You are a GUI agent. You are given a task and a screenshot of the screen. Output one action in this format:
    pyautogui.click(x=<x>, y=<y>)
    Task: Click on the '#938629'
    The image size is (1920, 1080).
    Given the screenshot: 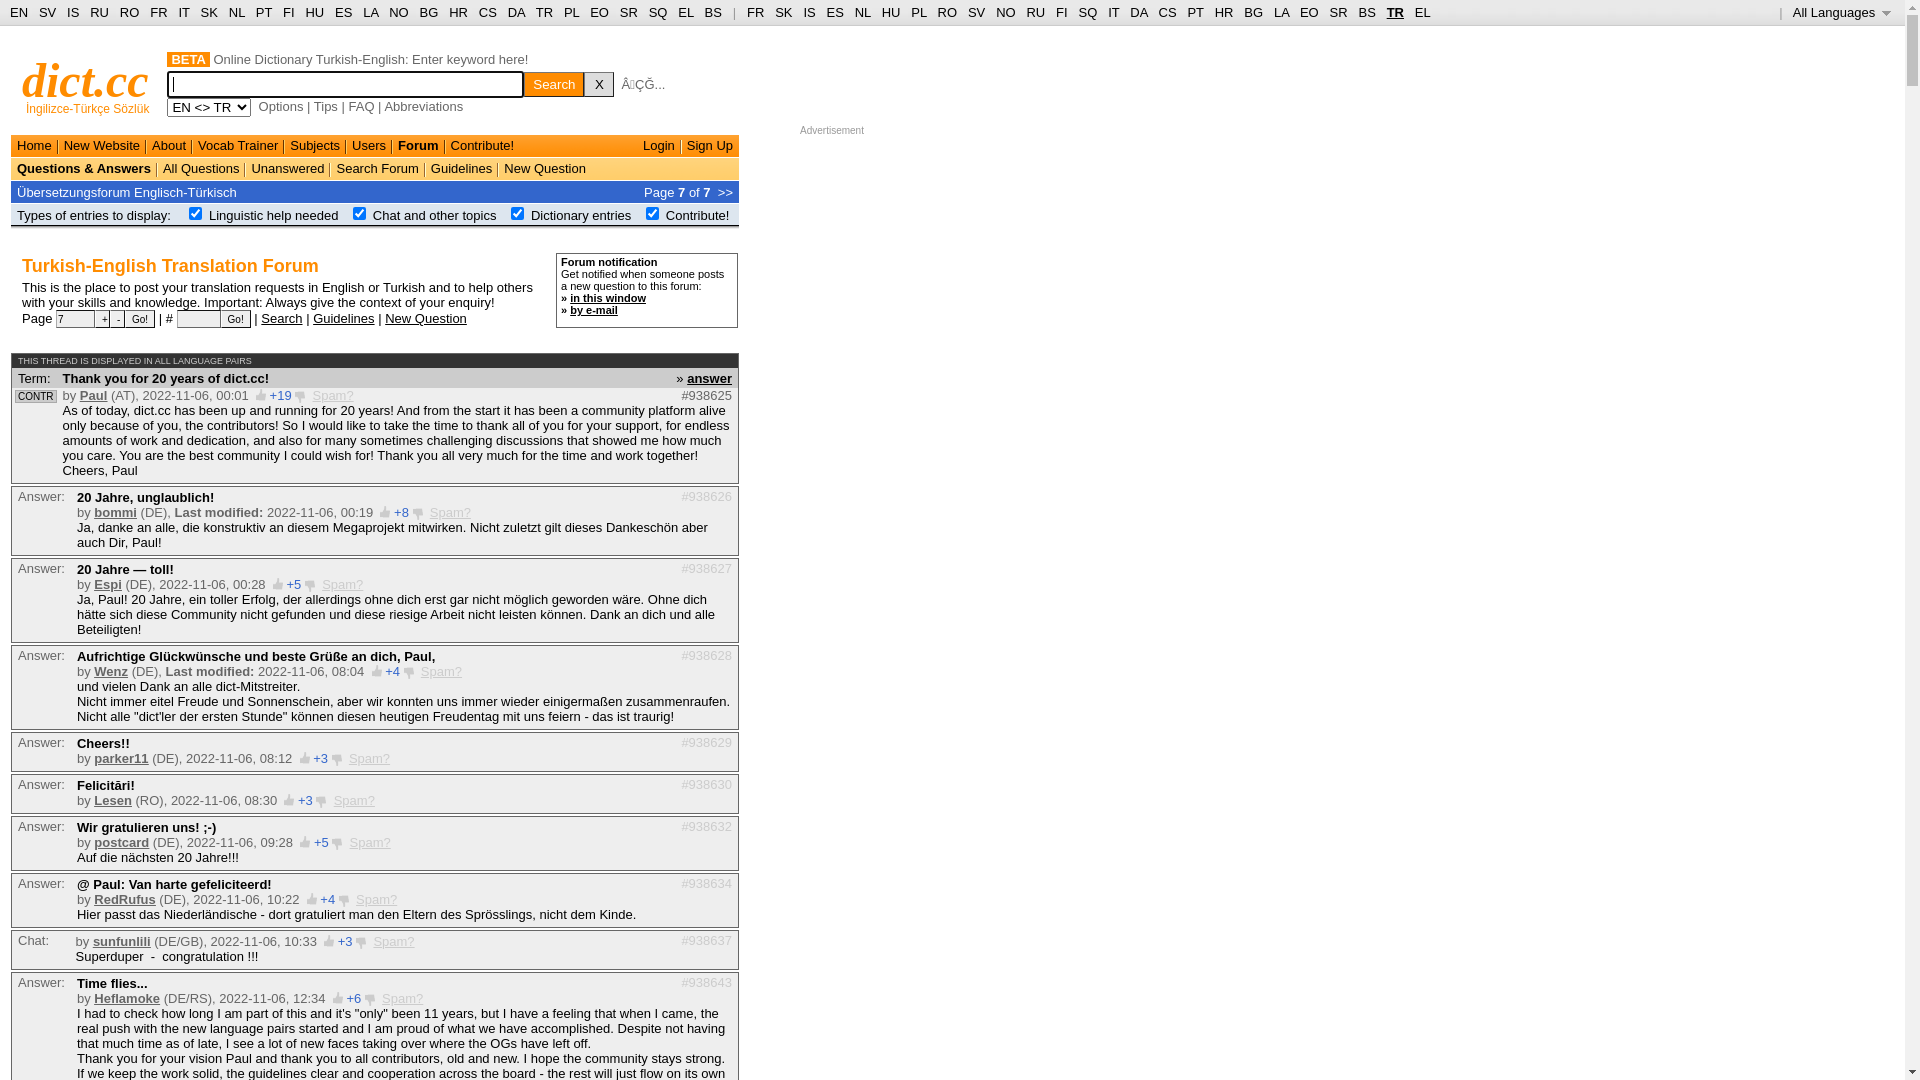 What is the action you would take?
    pyautogui.click(x=706, y=741)
    